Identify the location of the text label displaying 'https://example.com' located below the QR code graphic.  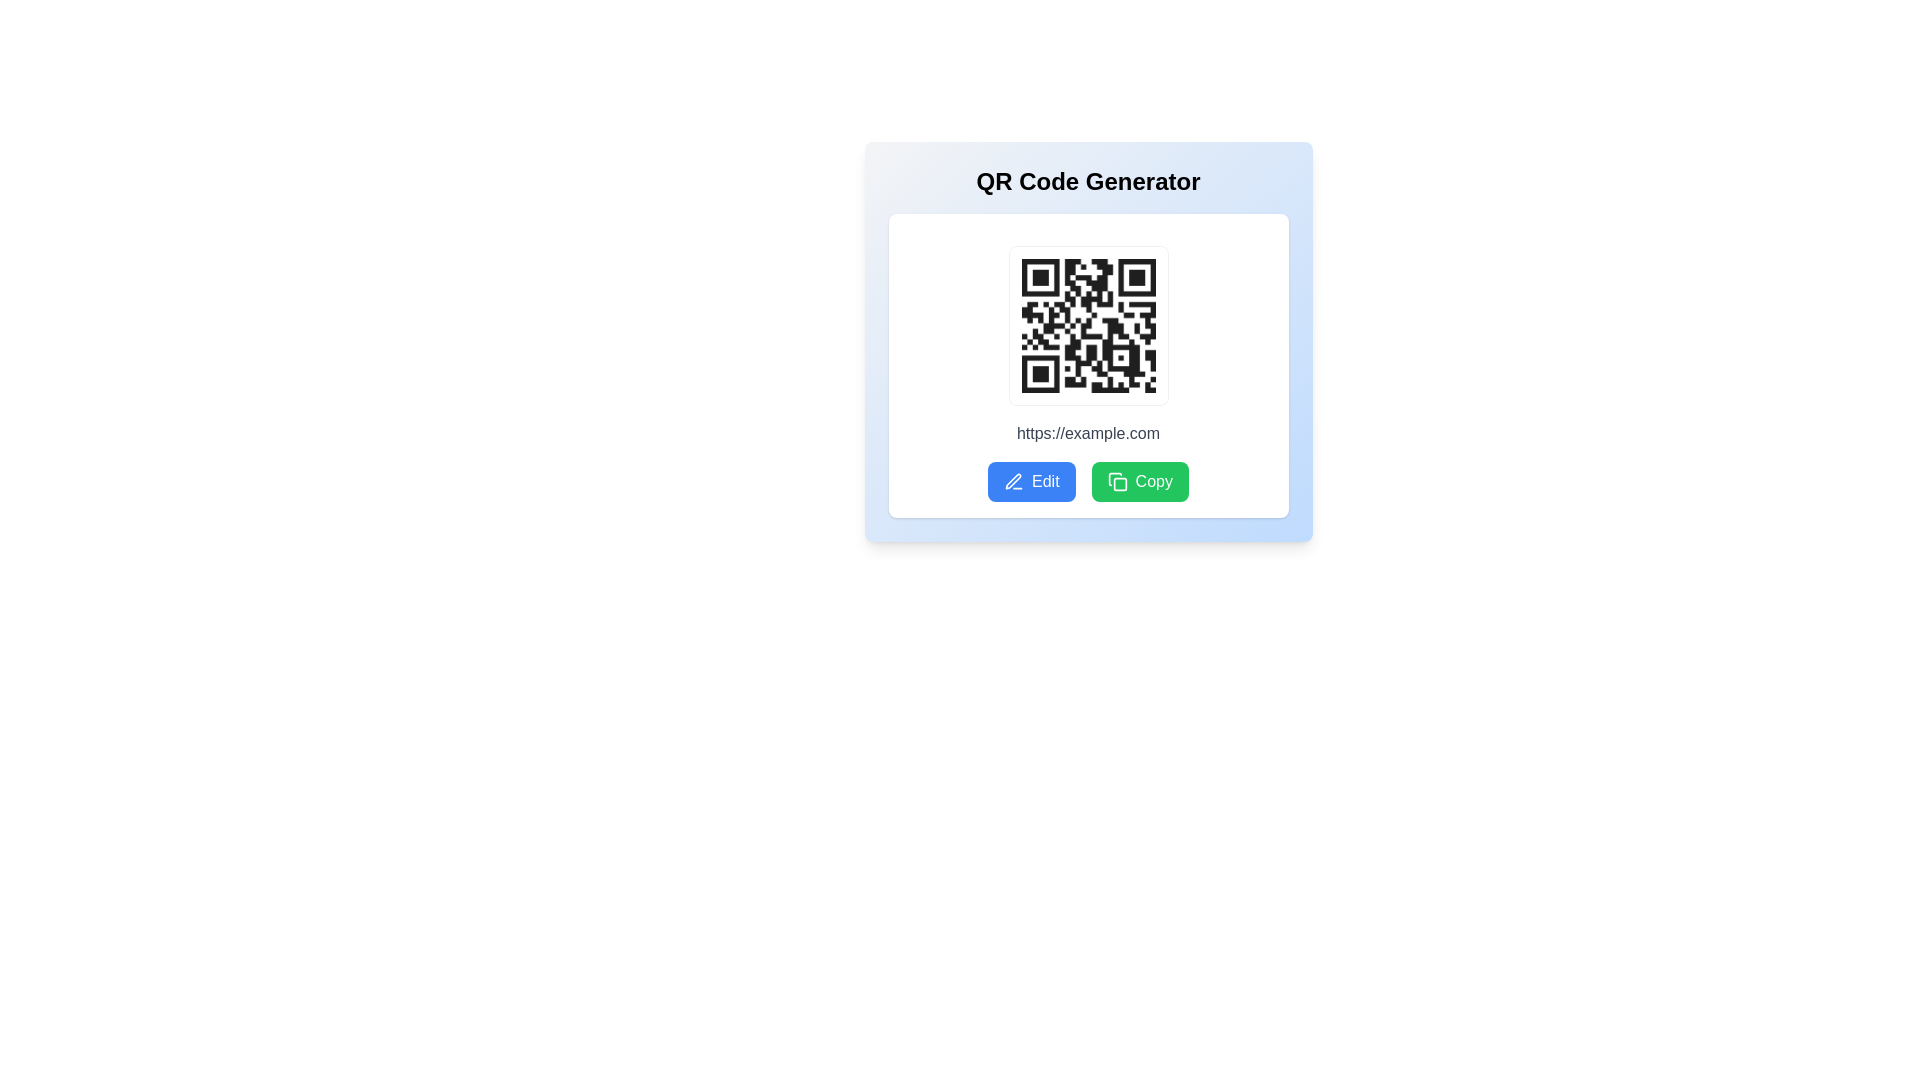
(1087, 433).